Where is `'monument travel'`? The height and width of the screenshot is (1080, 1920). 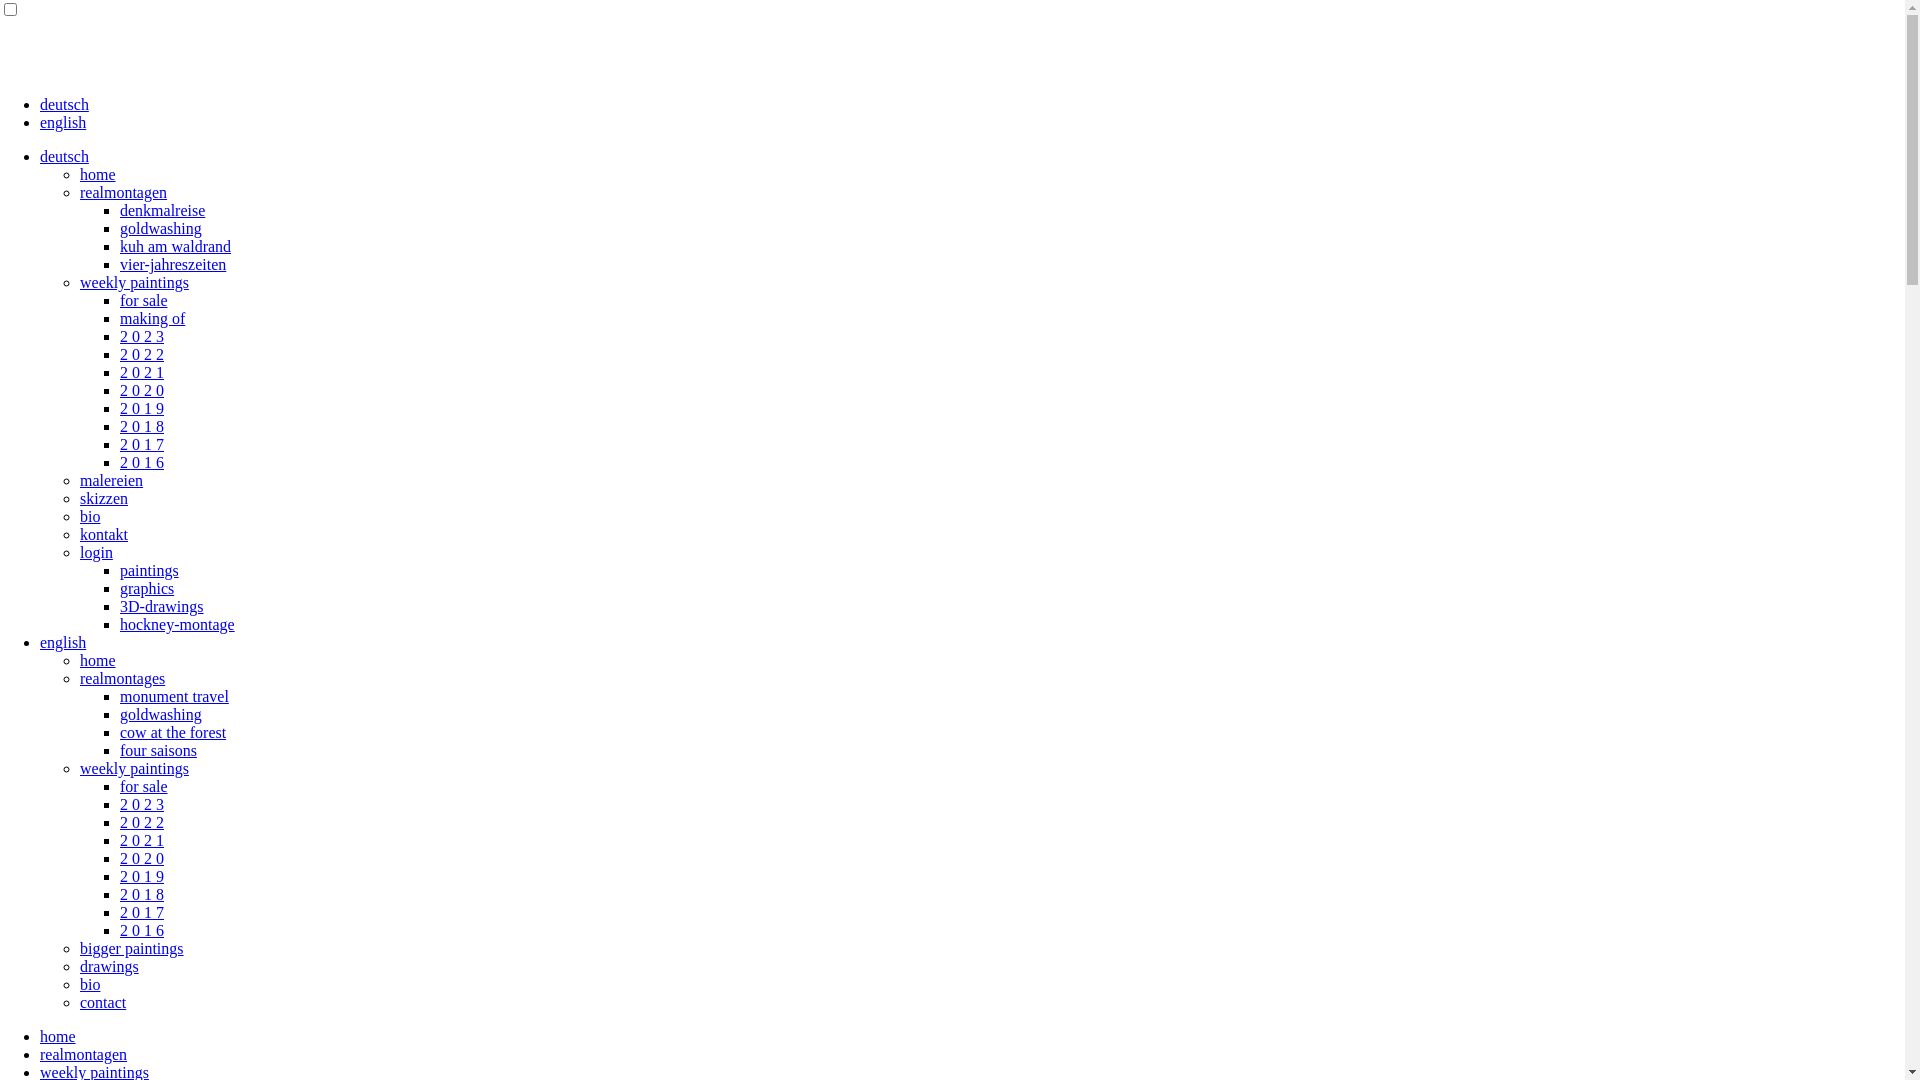 'monument travel' is located at coordinates (174, 695).